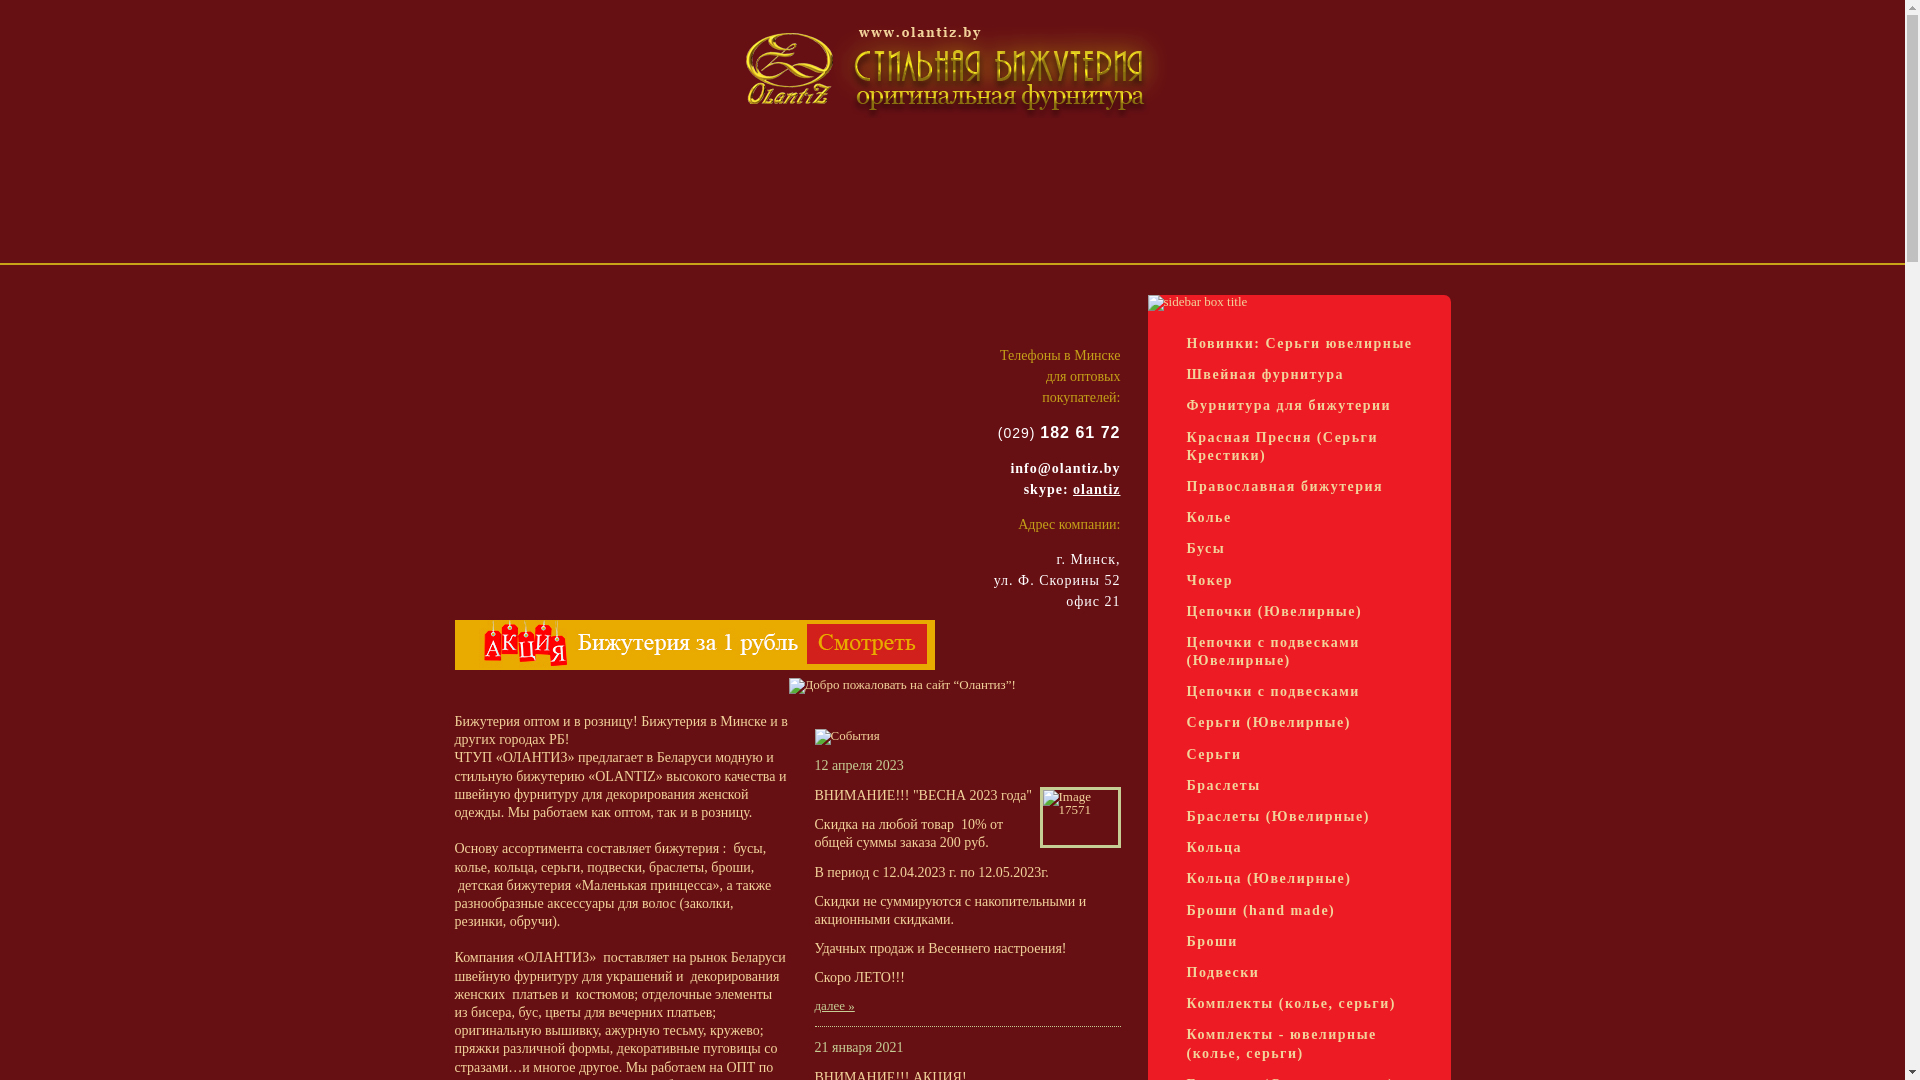  What do you see at coordinates (1095, 489) in the screenshot?
I see `'olantiz'` at bounding box center [1095, 489].